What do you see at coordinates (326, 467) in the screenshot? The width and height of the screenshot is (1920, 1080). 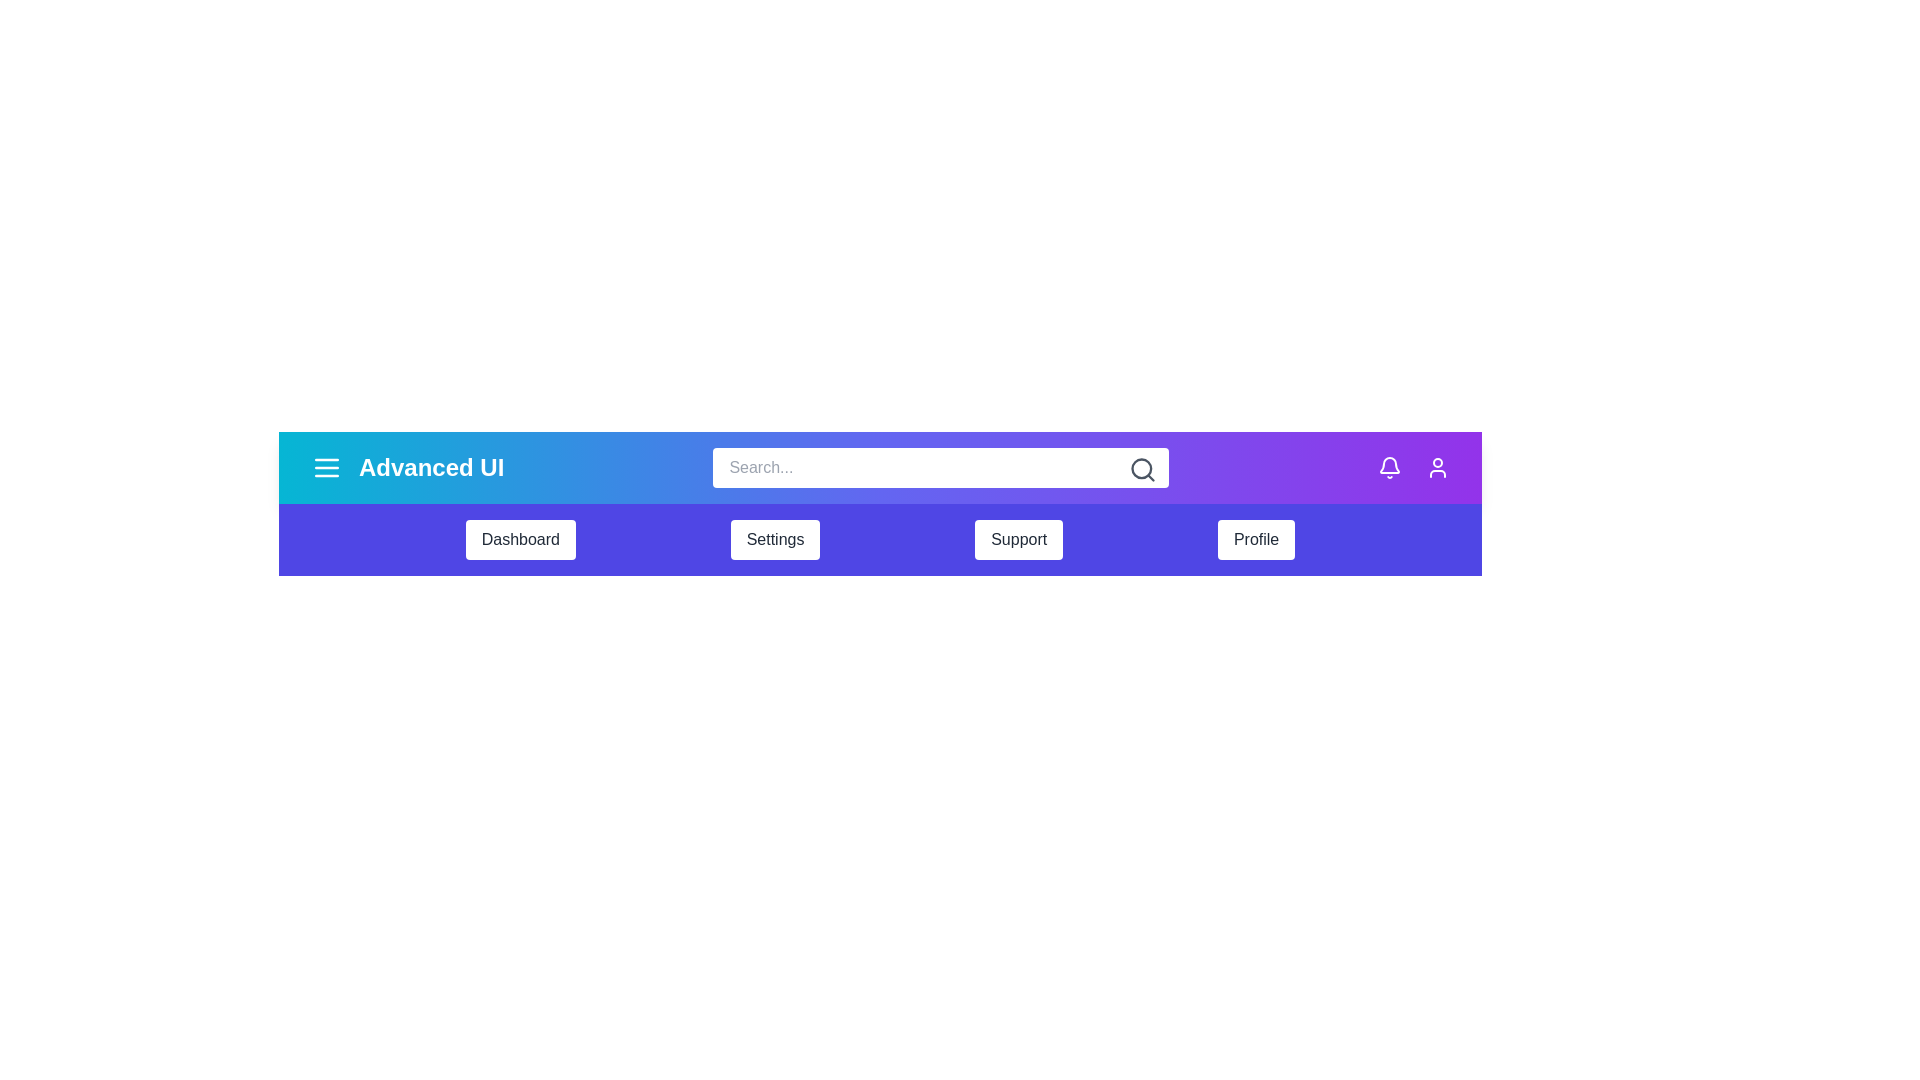 I see `the menu icon to toggle the menu open or closed` at bounding box center [326, 467].